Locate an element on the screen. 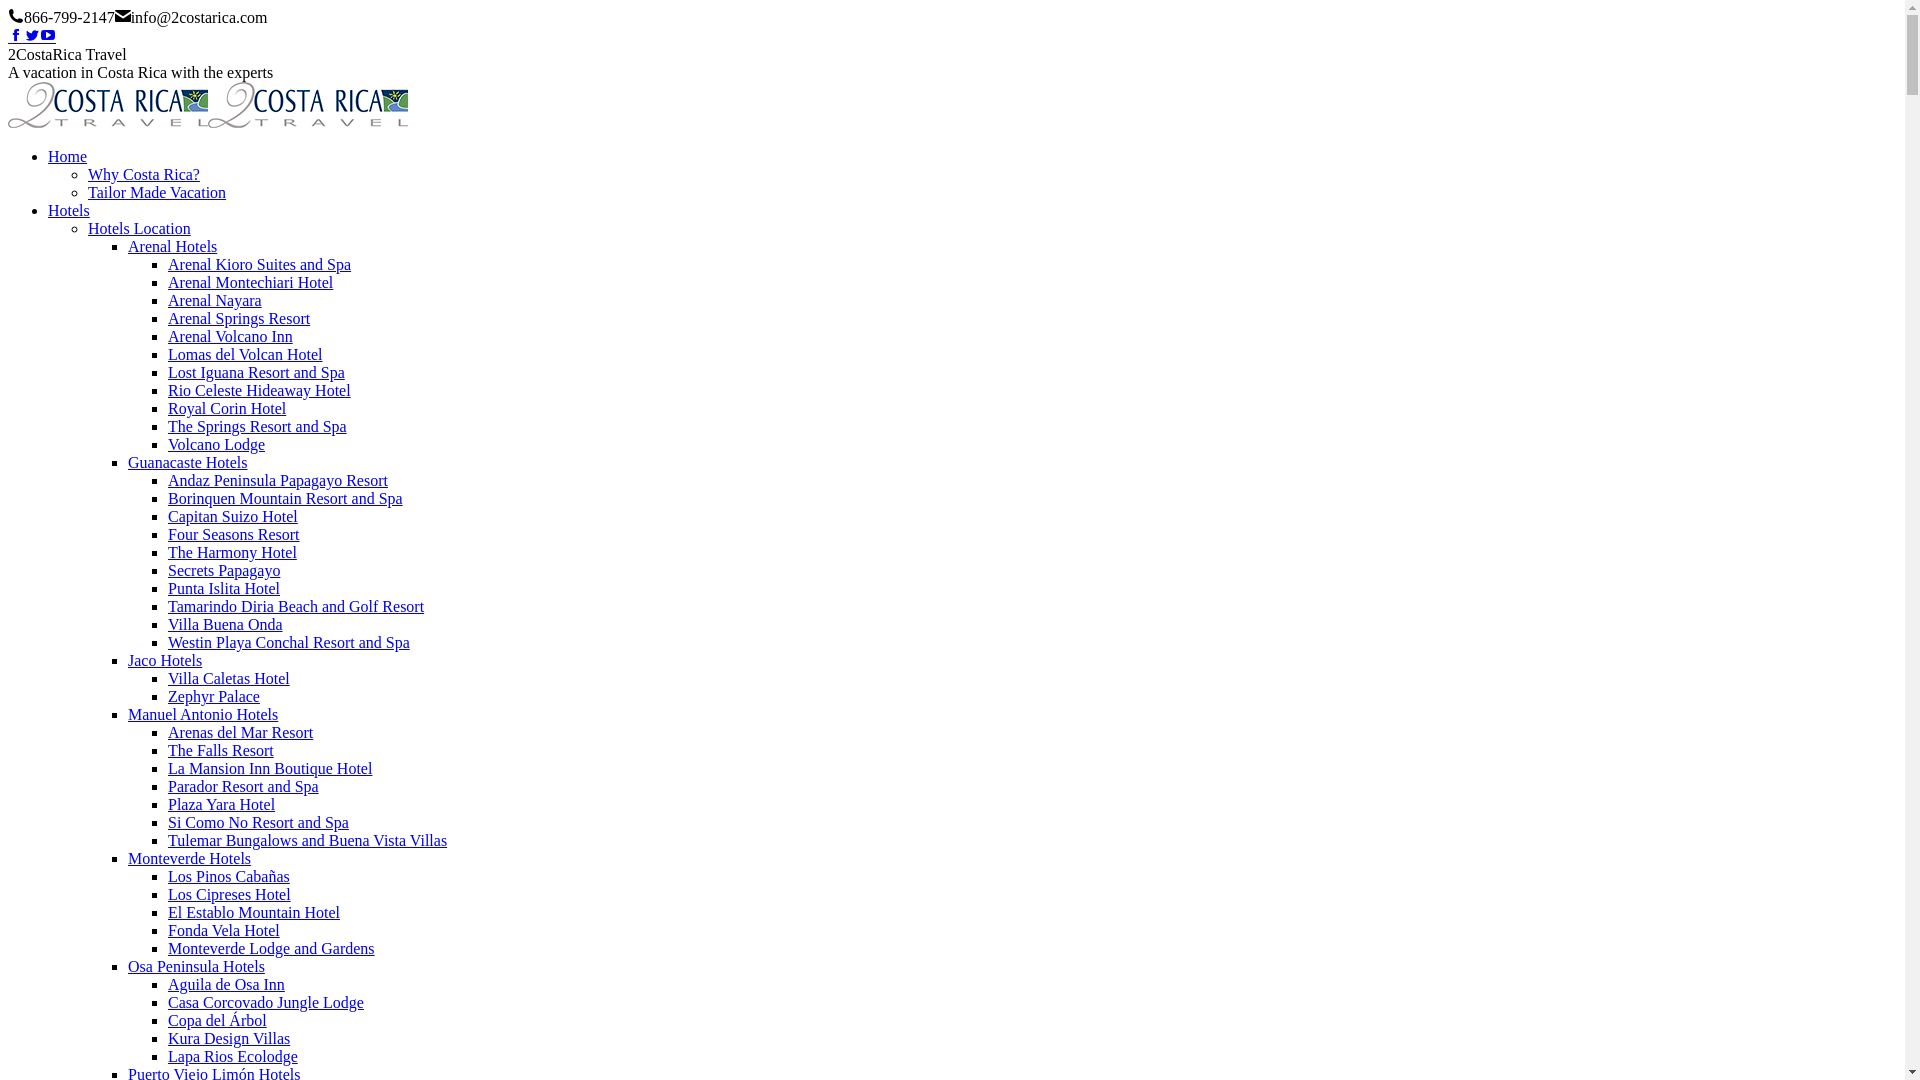 The width and height of the screenshot is (1920, 1080). 'Secrets Papagayo' is located at coordinates (168, 570).